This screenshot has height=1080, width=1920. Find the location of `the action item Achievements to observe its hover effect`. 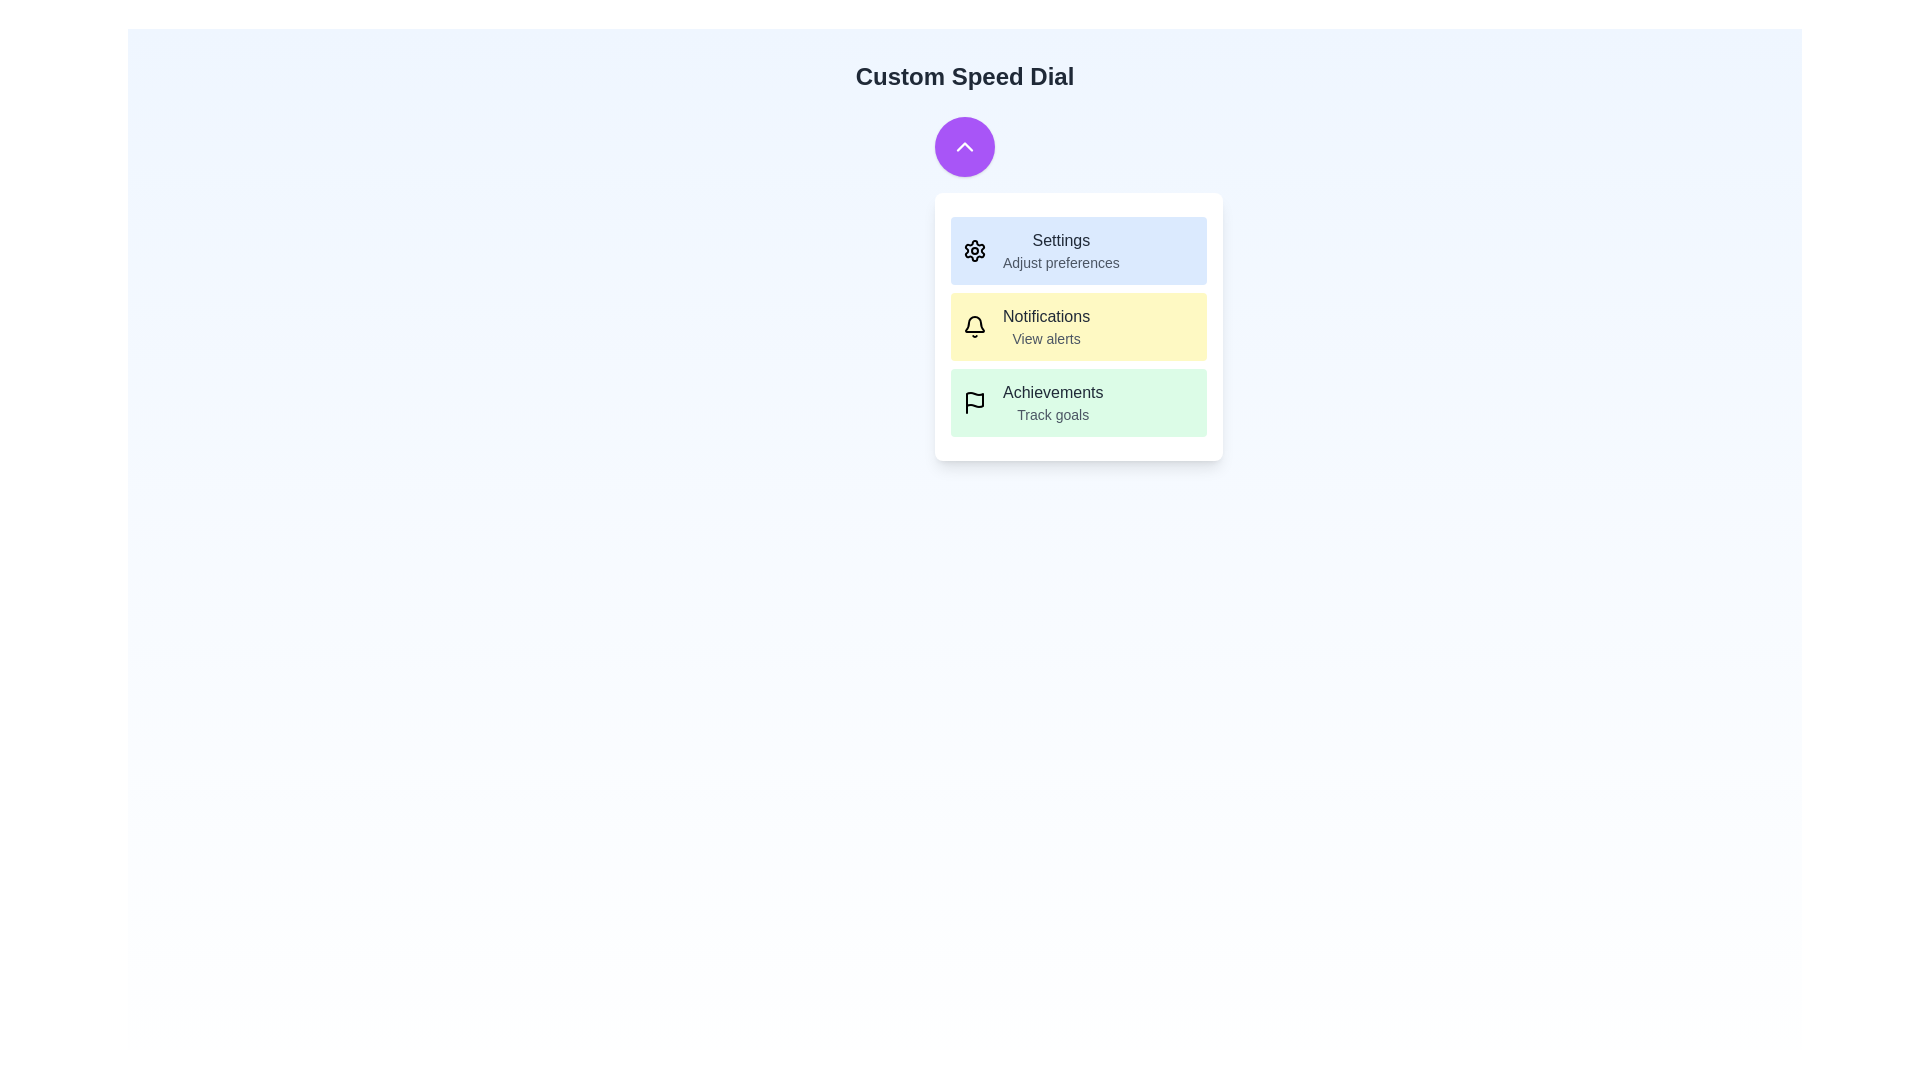

the action item Achievements to observe its hover effect is located at coordinates (1078, 402).